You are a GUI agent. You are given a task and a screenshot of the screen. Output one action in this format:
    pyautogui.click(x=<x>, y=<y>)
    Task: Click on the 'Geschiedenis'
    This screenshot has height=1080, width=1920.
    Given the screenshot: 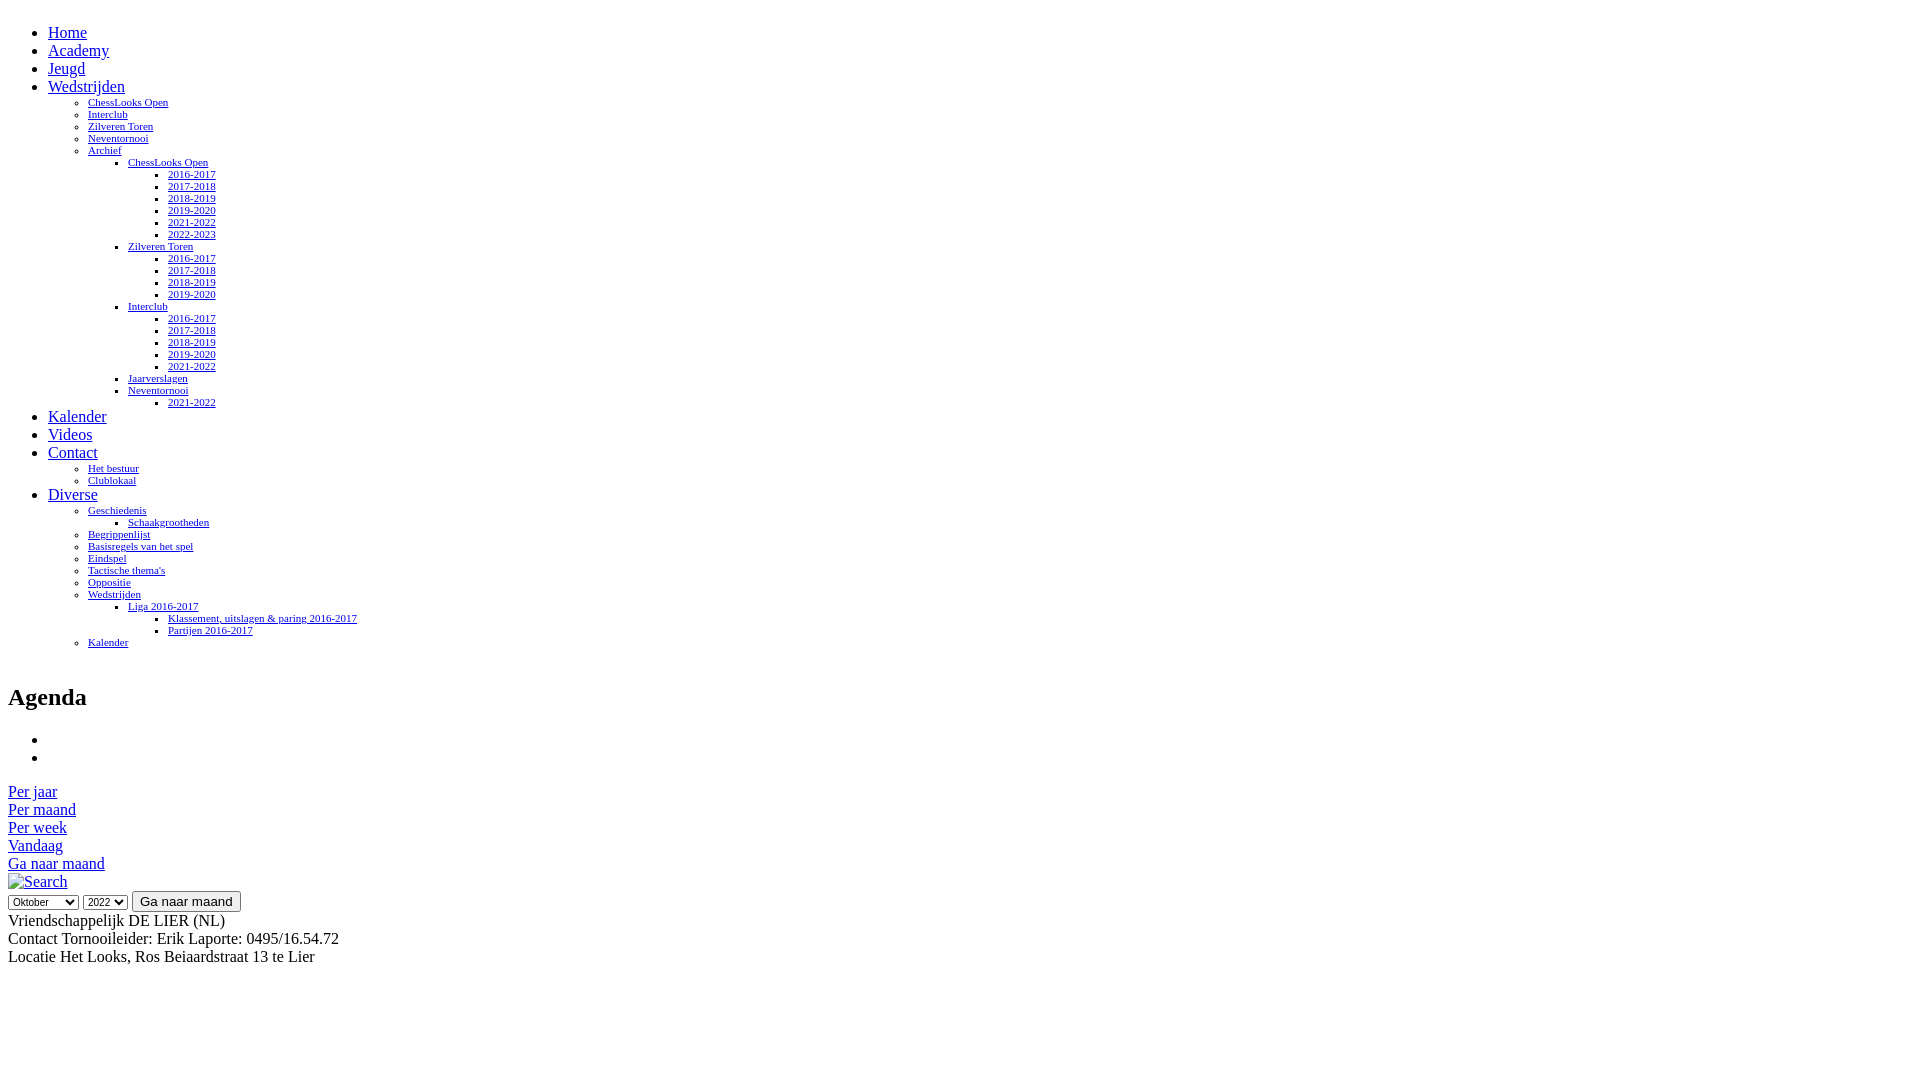 What is the action you would take?
    pyautogui.click(x=116, y=508)
    